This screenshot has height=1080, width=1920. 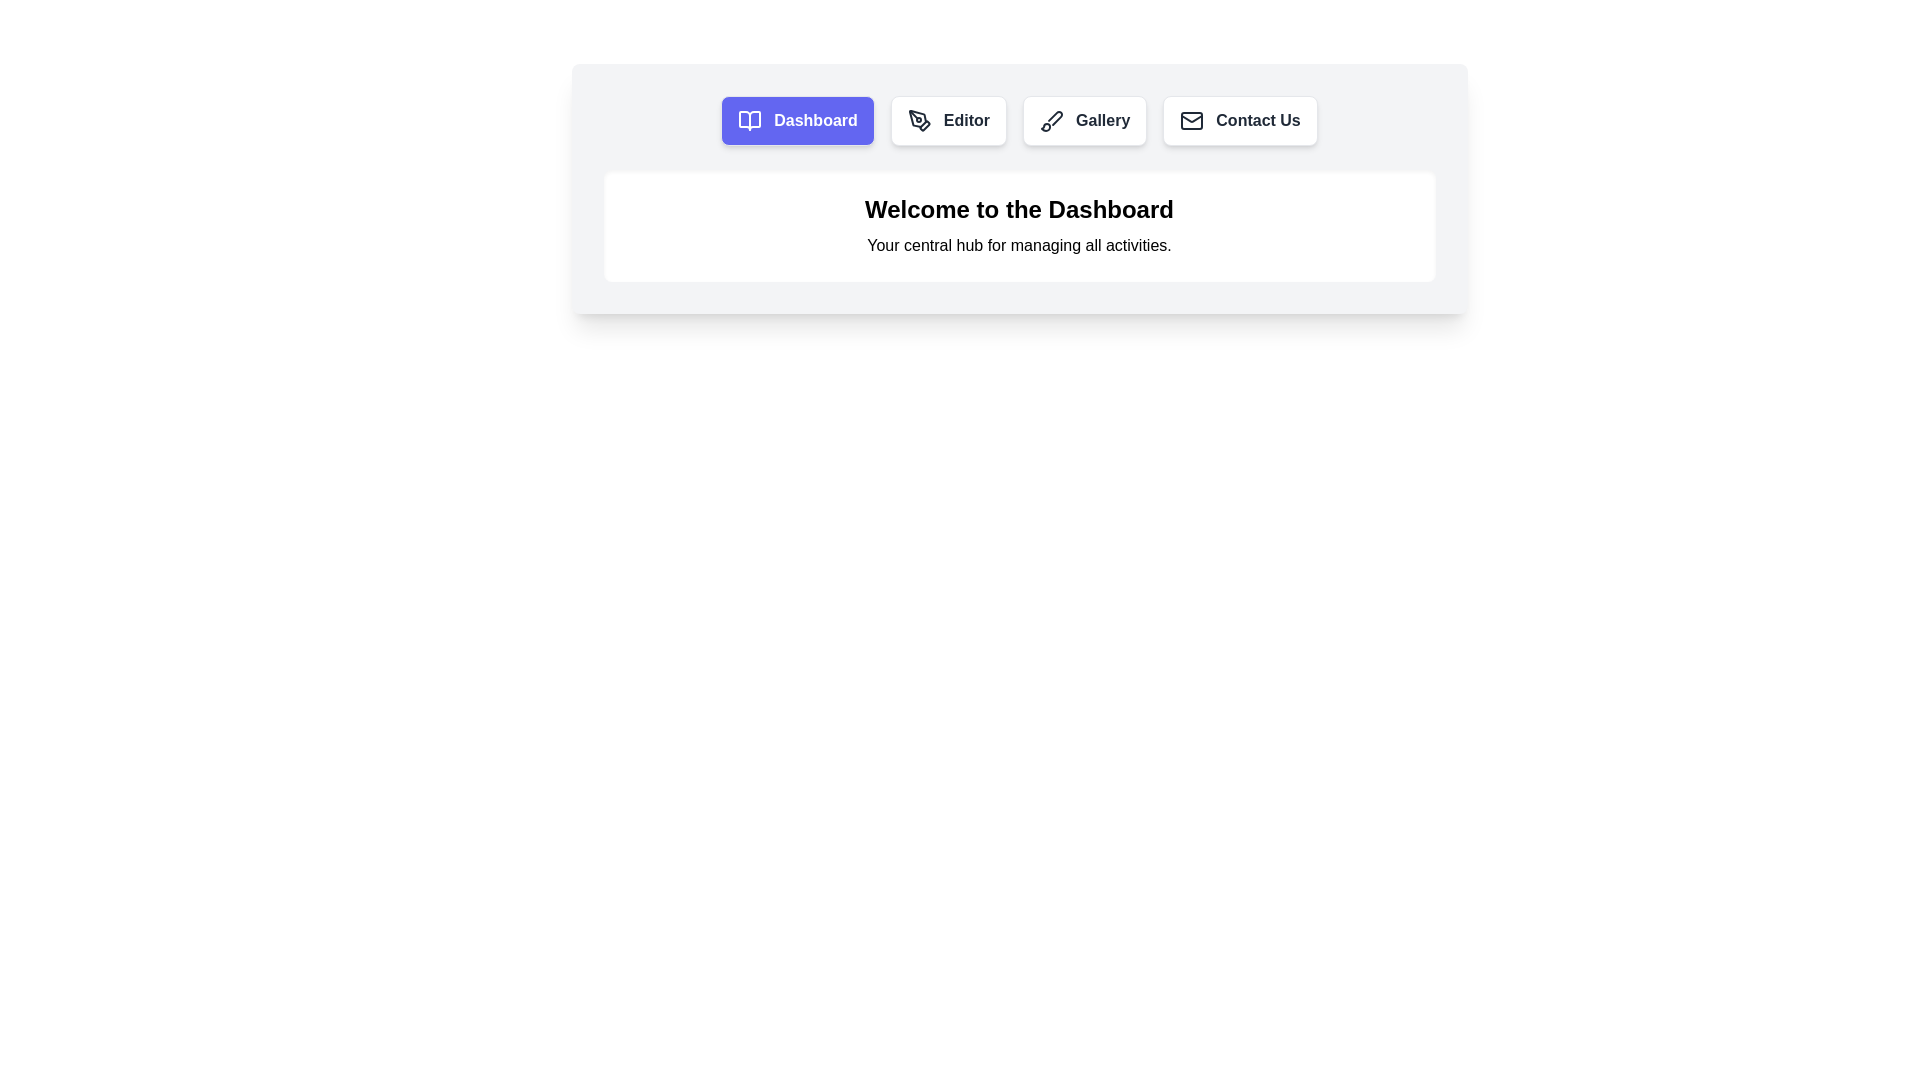 I want to click on the 'Gallery' button, which is a rounded rectangular button with a brush icon and bold label, located between the 'Editor' and 'Contact Us' buttons, so click(x=1084, y=120).